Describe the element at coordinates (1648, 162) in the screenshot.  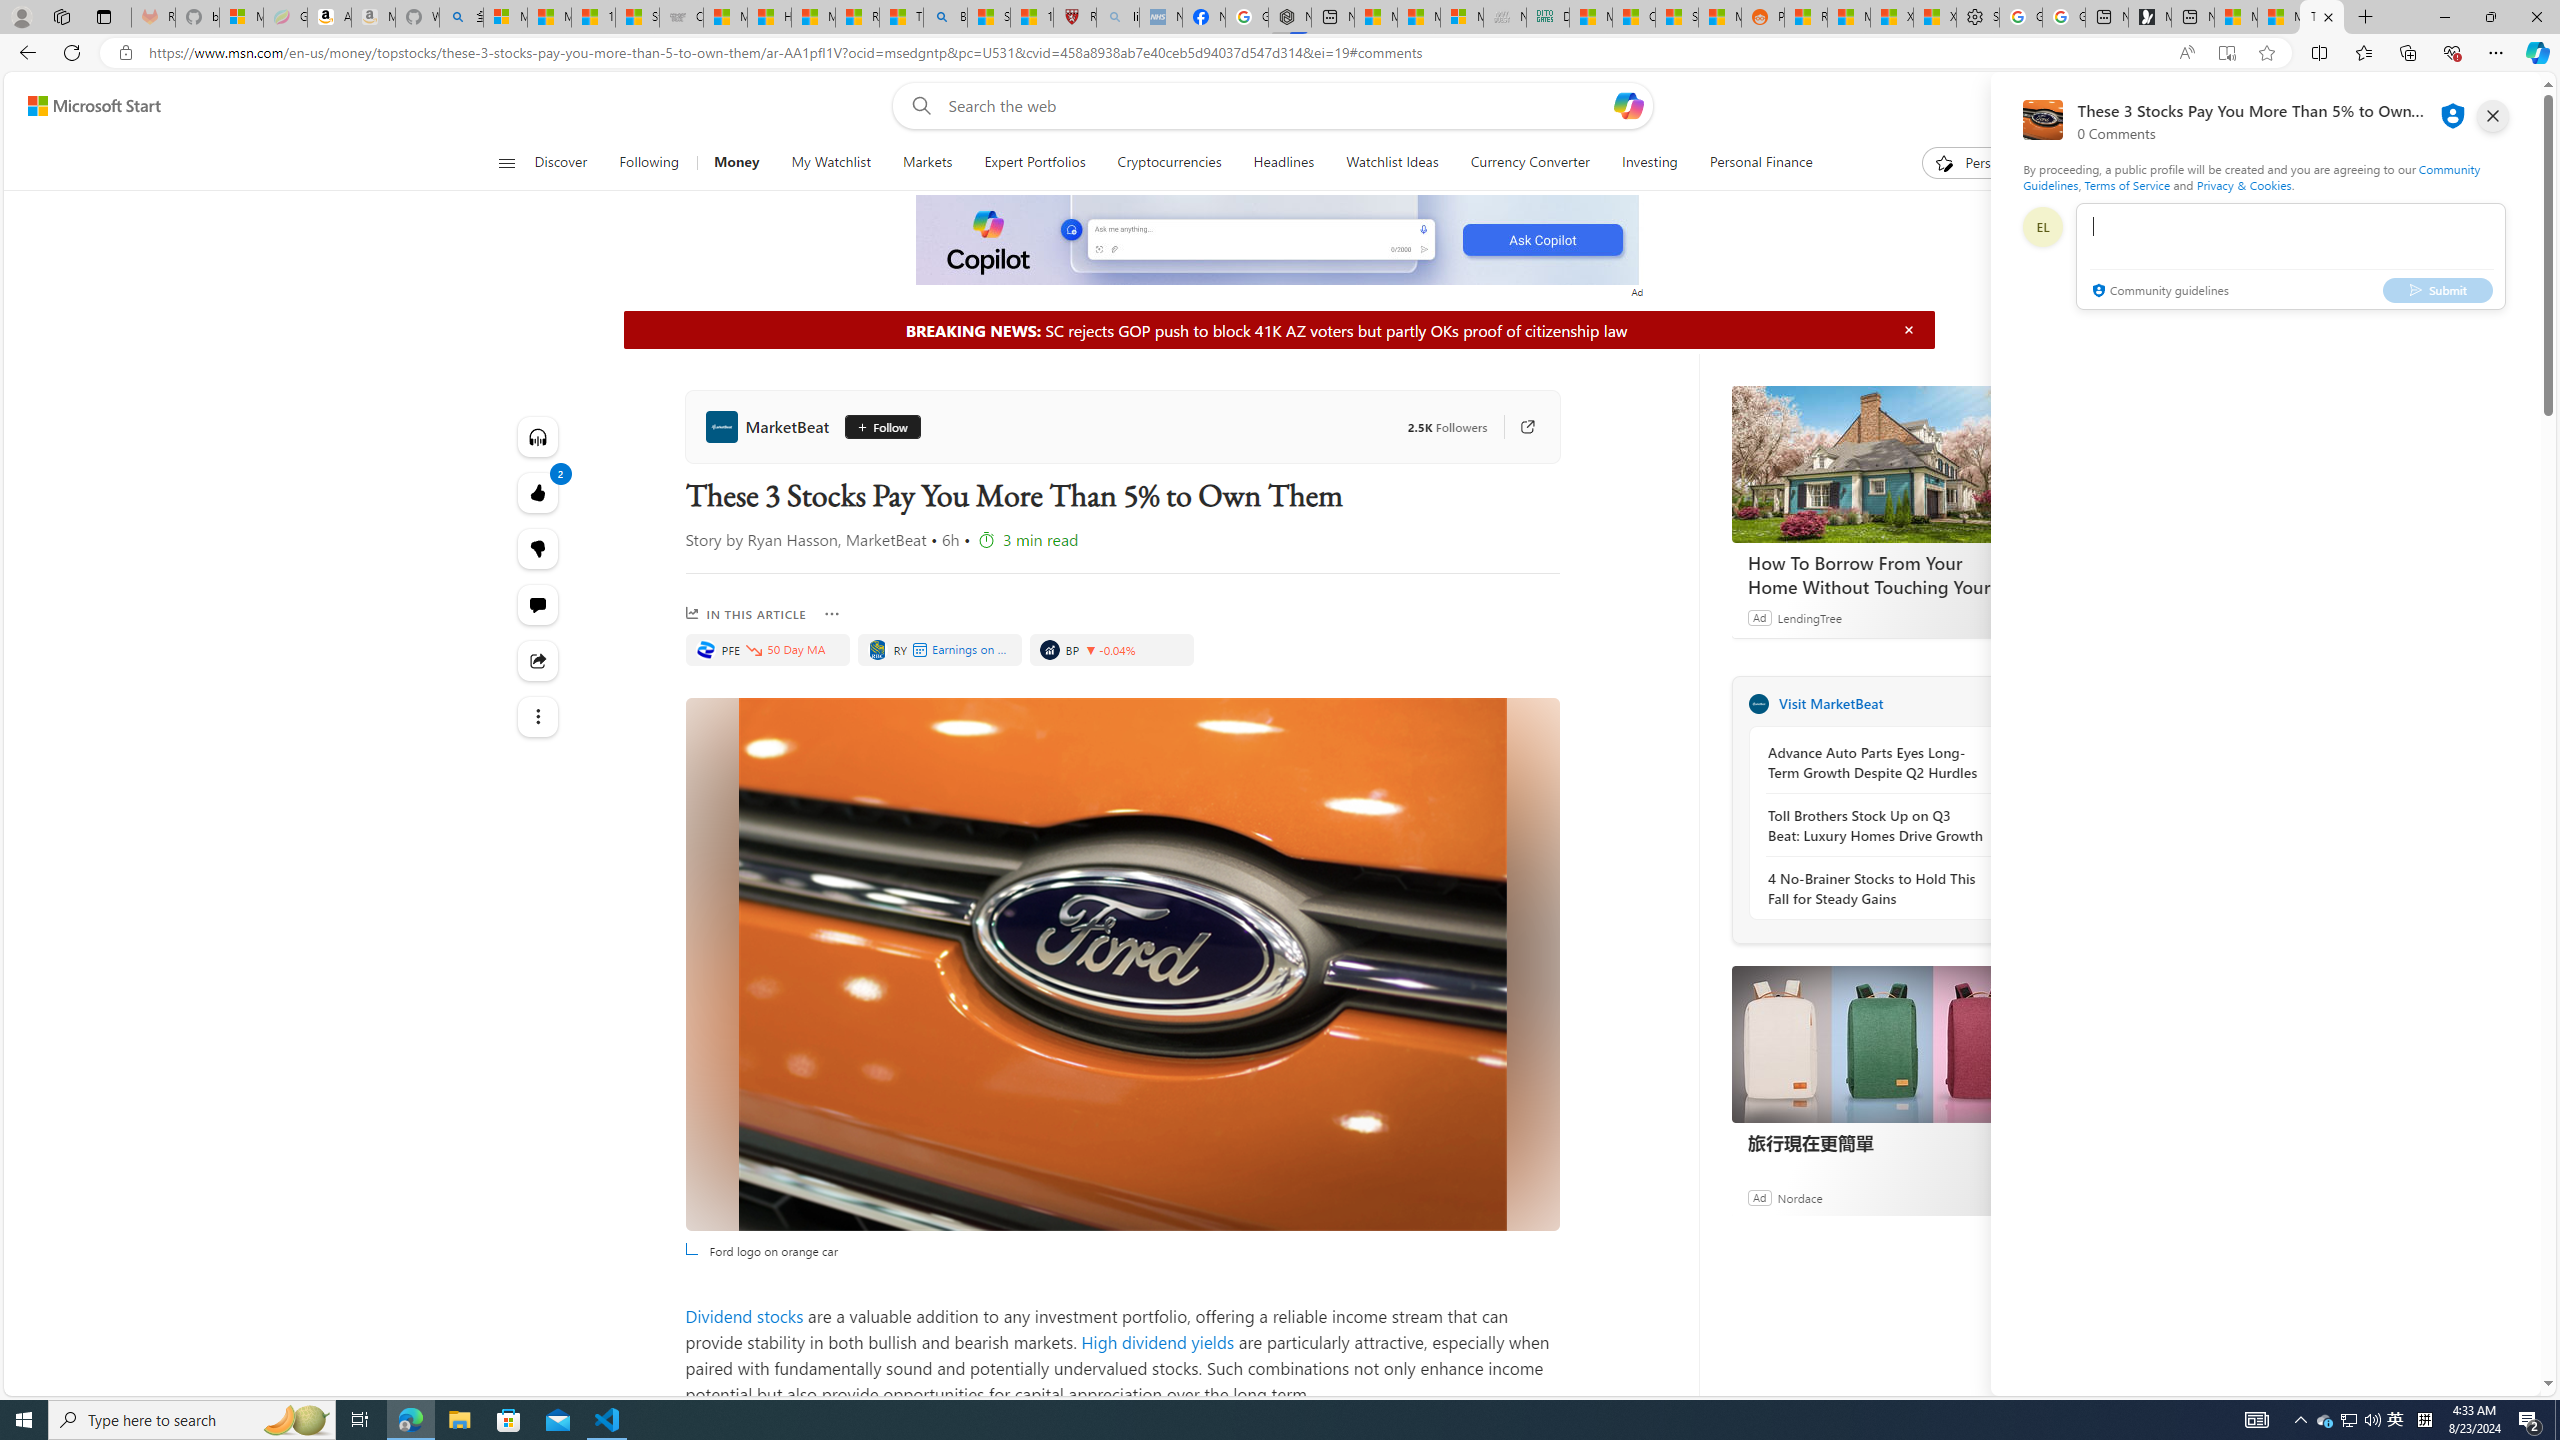
I see `'Investing'` at that location.